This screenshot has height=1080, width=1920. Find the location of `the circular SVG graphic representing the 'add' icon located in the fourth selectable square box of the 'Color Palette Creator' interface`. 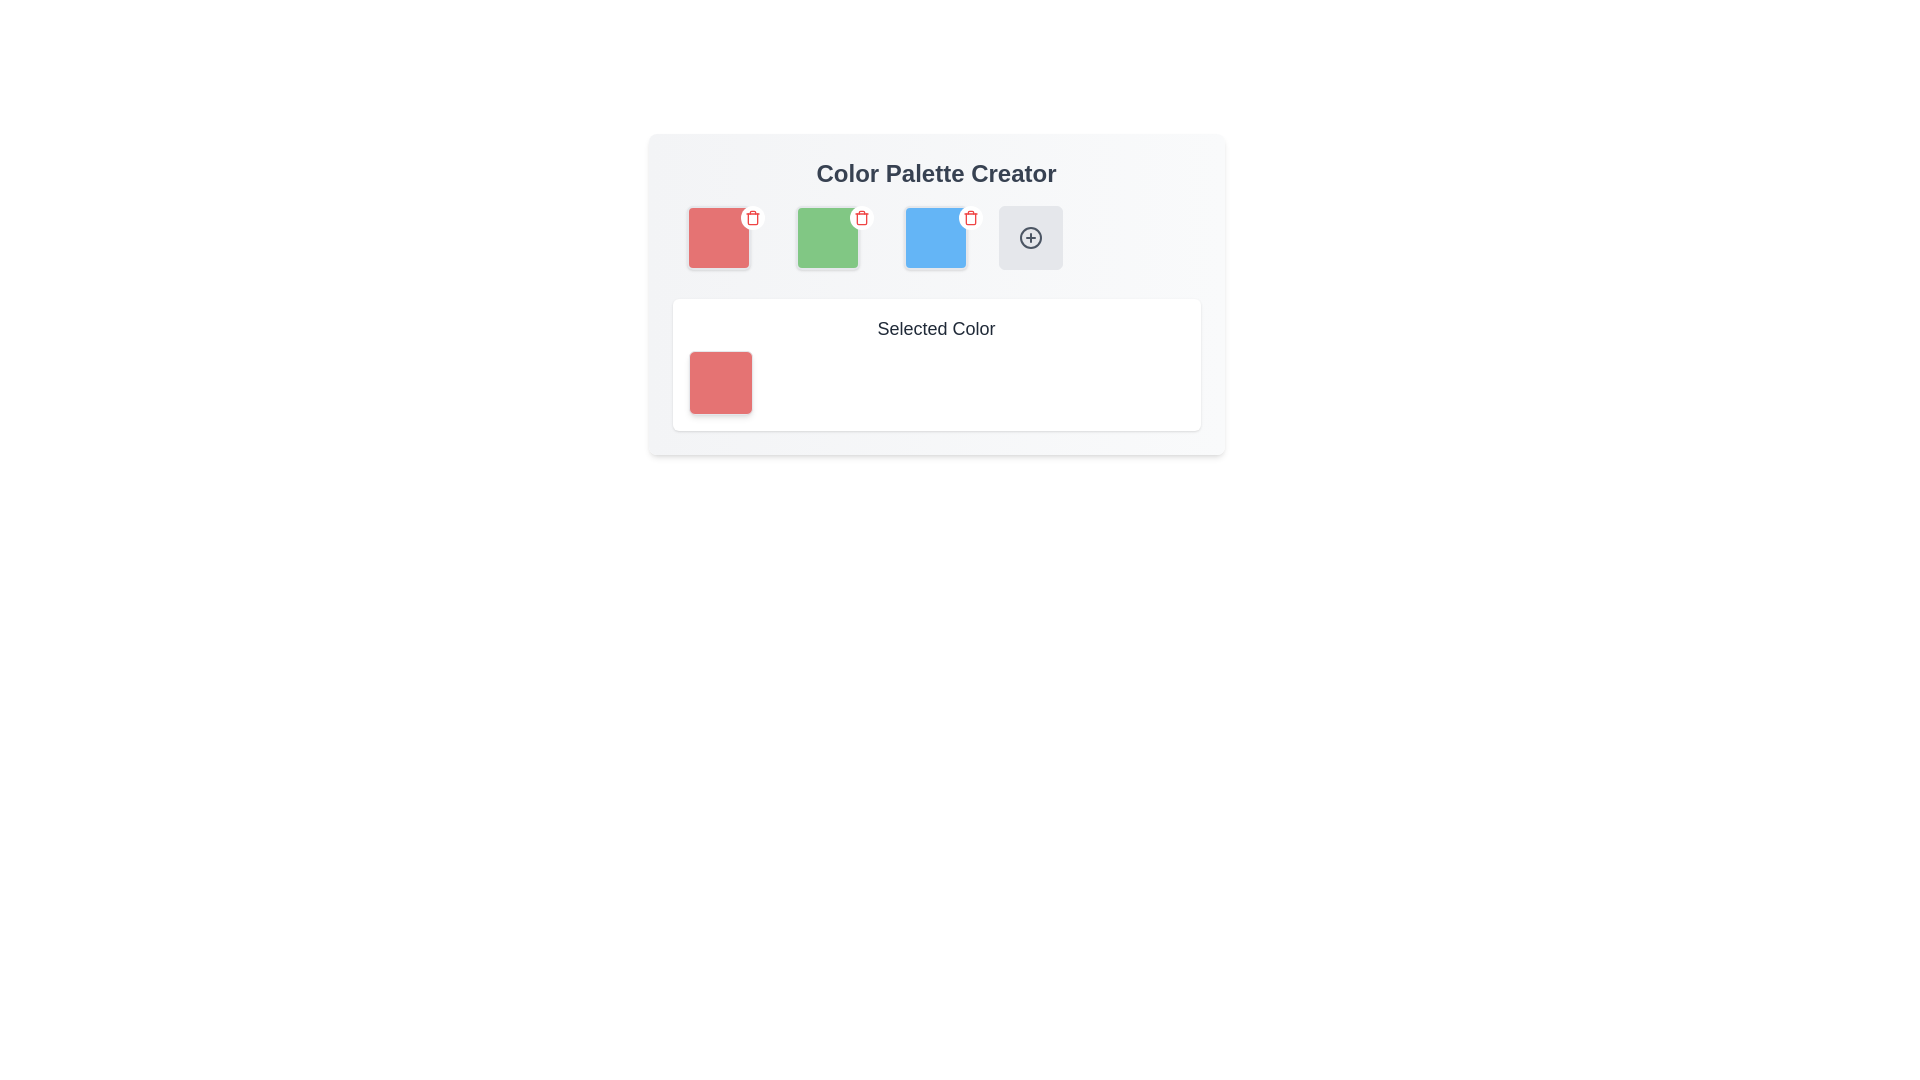

the circular SVG graphic representing the 'add' icon located in the fourth selectable square box of the 'Color Palette Creator' interface is located at coordinates (1030, 237).